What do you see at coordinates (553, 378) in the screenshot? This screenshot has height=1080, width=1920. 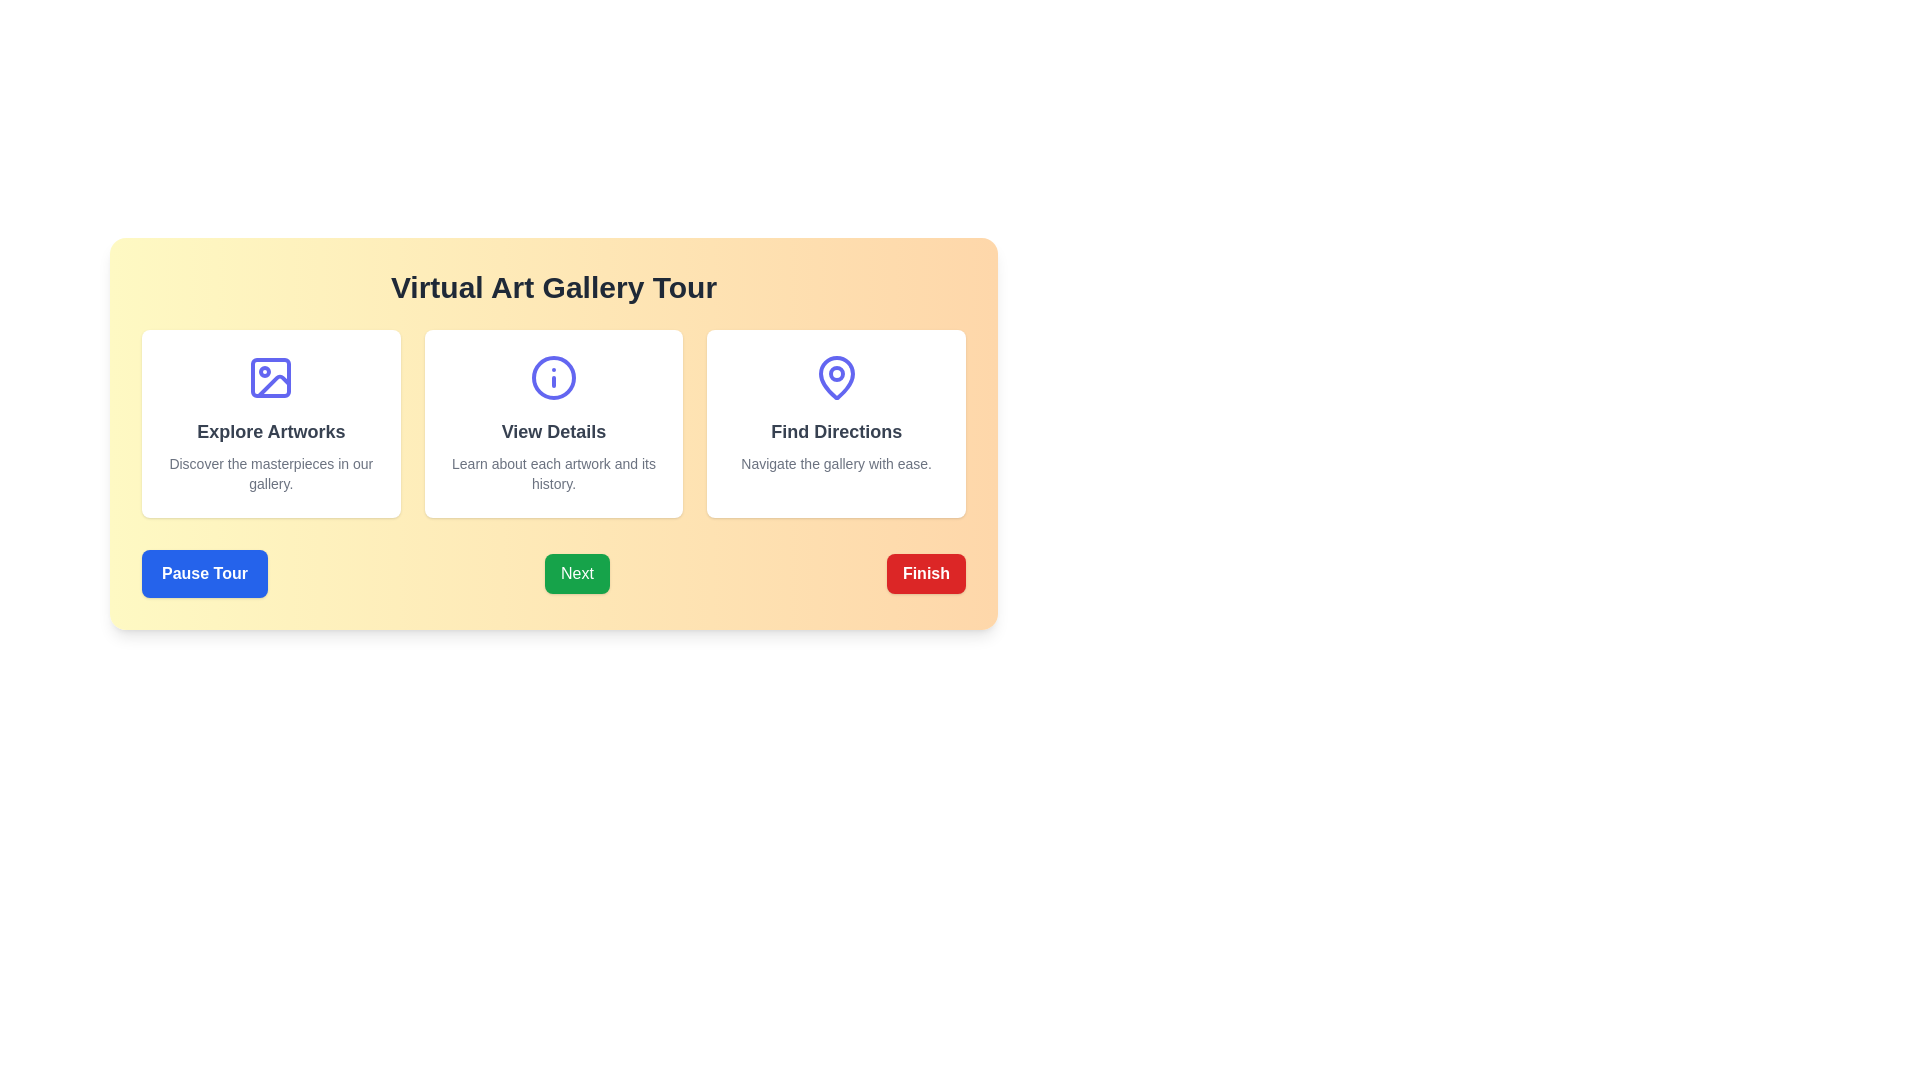 I see `the circular icon with a blue outline containing an ‘i’ symbol, located centrally in the middle card of the 'Virtual Art Gallery Tour' section` at bounding box center [553, 378].